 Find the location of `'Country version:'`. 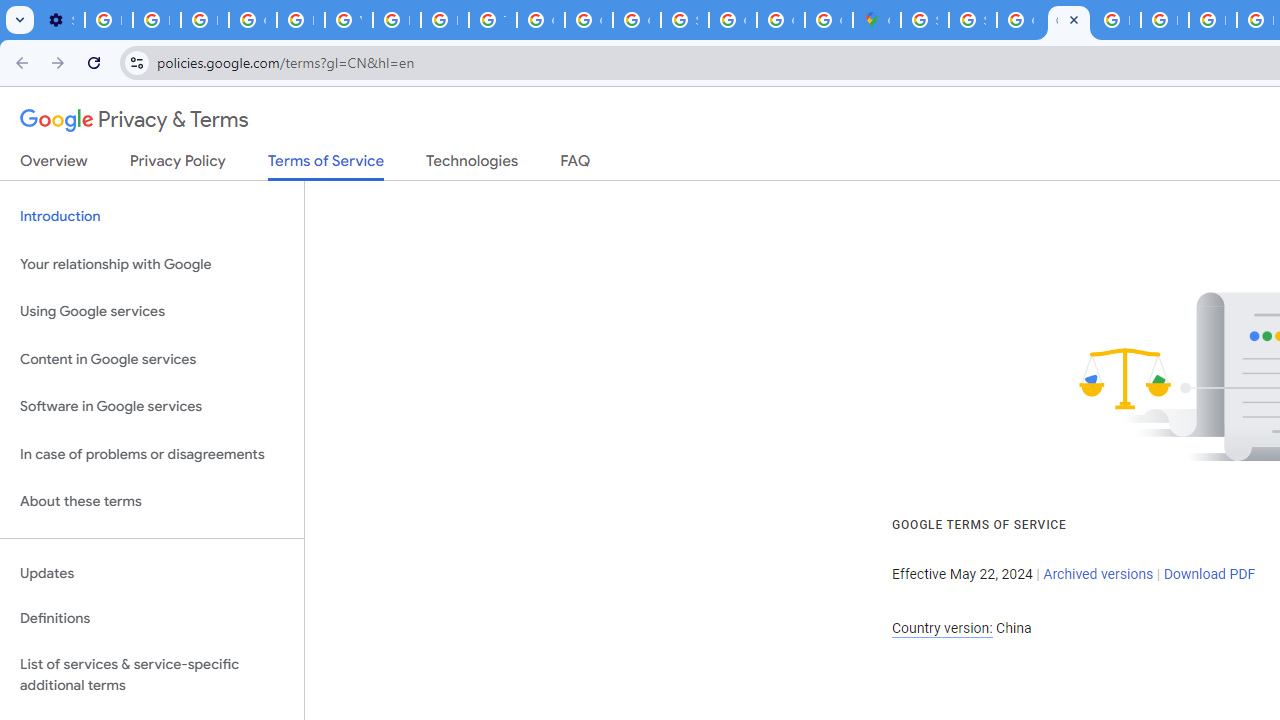

'Country version:' is located at coordinates (941, 627).